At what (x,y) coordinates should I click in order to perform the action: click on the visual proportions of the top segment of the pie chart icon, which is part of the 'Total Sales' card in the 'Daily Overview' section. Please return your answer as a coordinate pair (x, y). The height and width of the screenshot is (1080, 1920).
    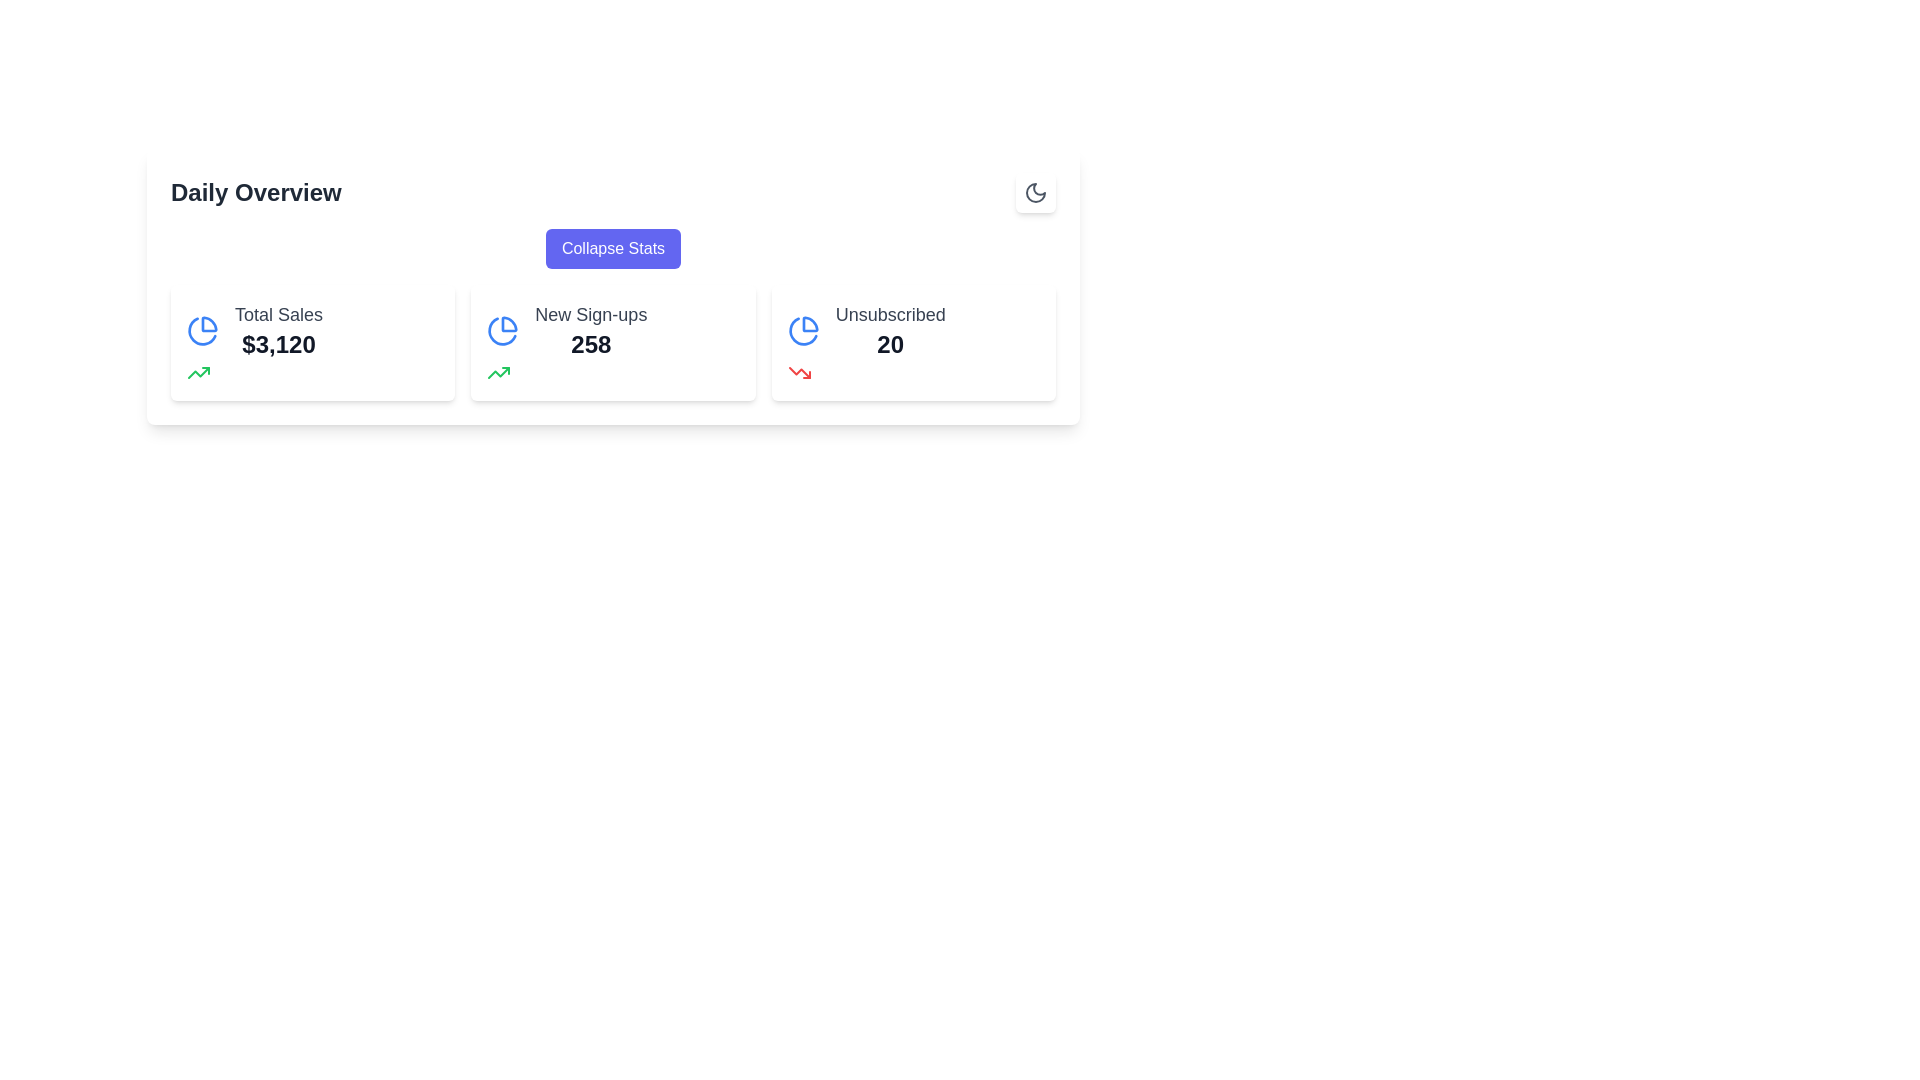
    Looking at the image, I should click on (209, 323).